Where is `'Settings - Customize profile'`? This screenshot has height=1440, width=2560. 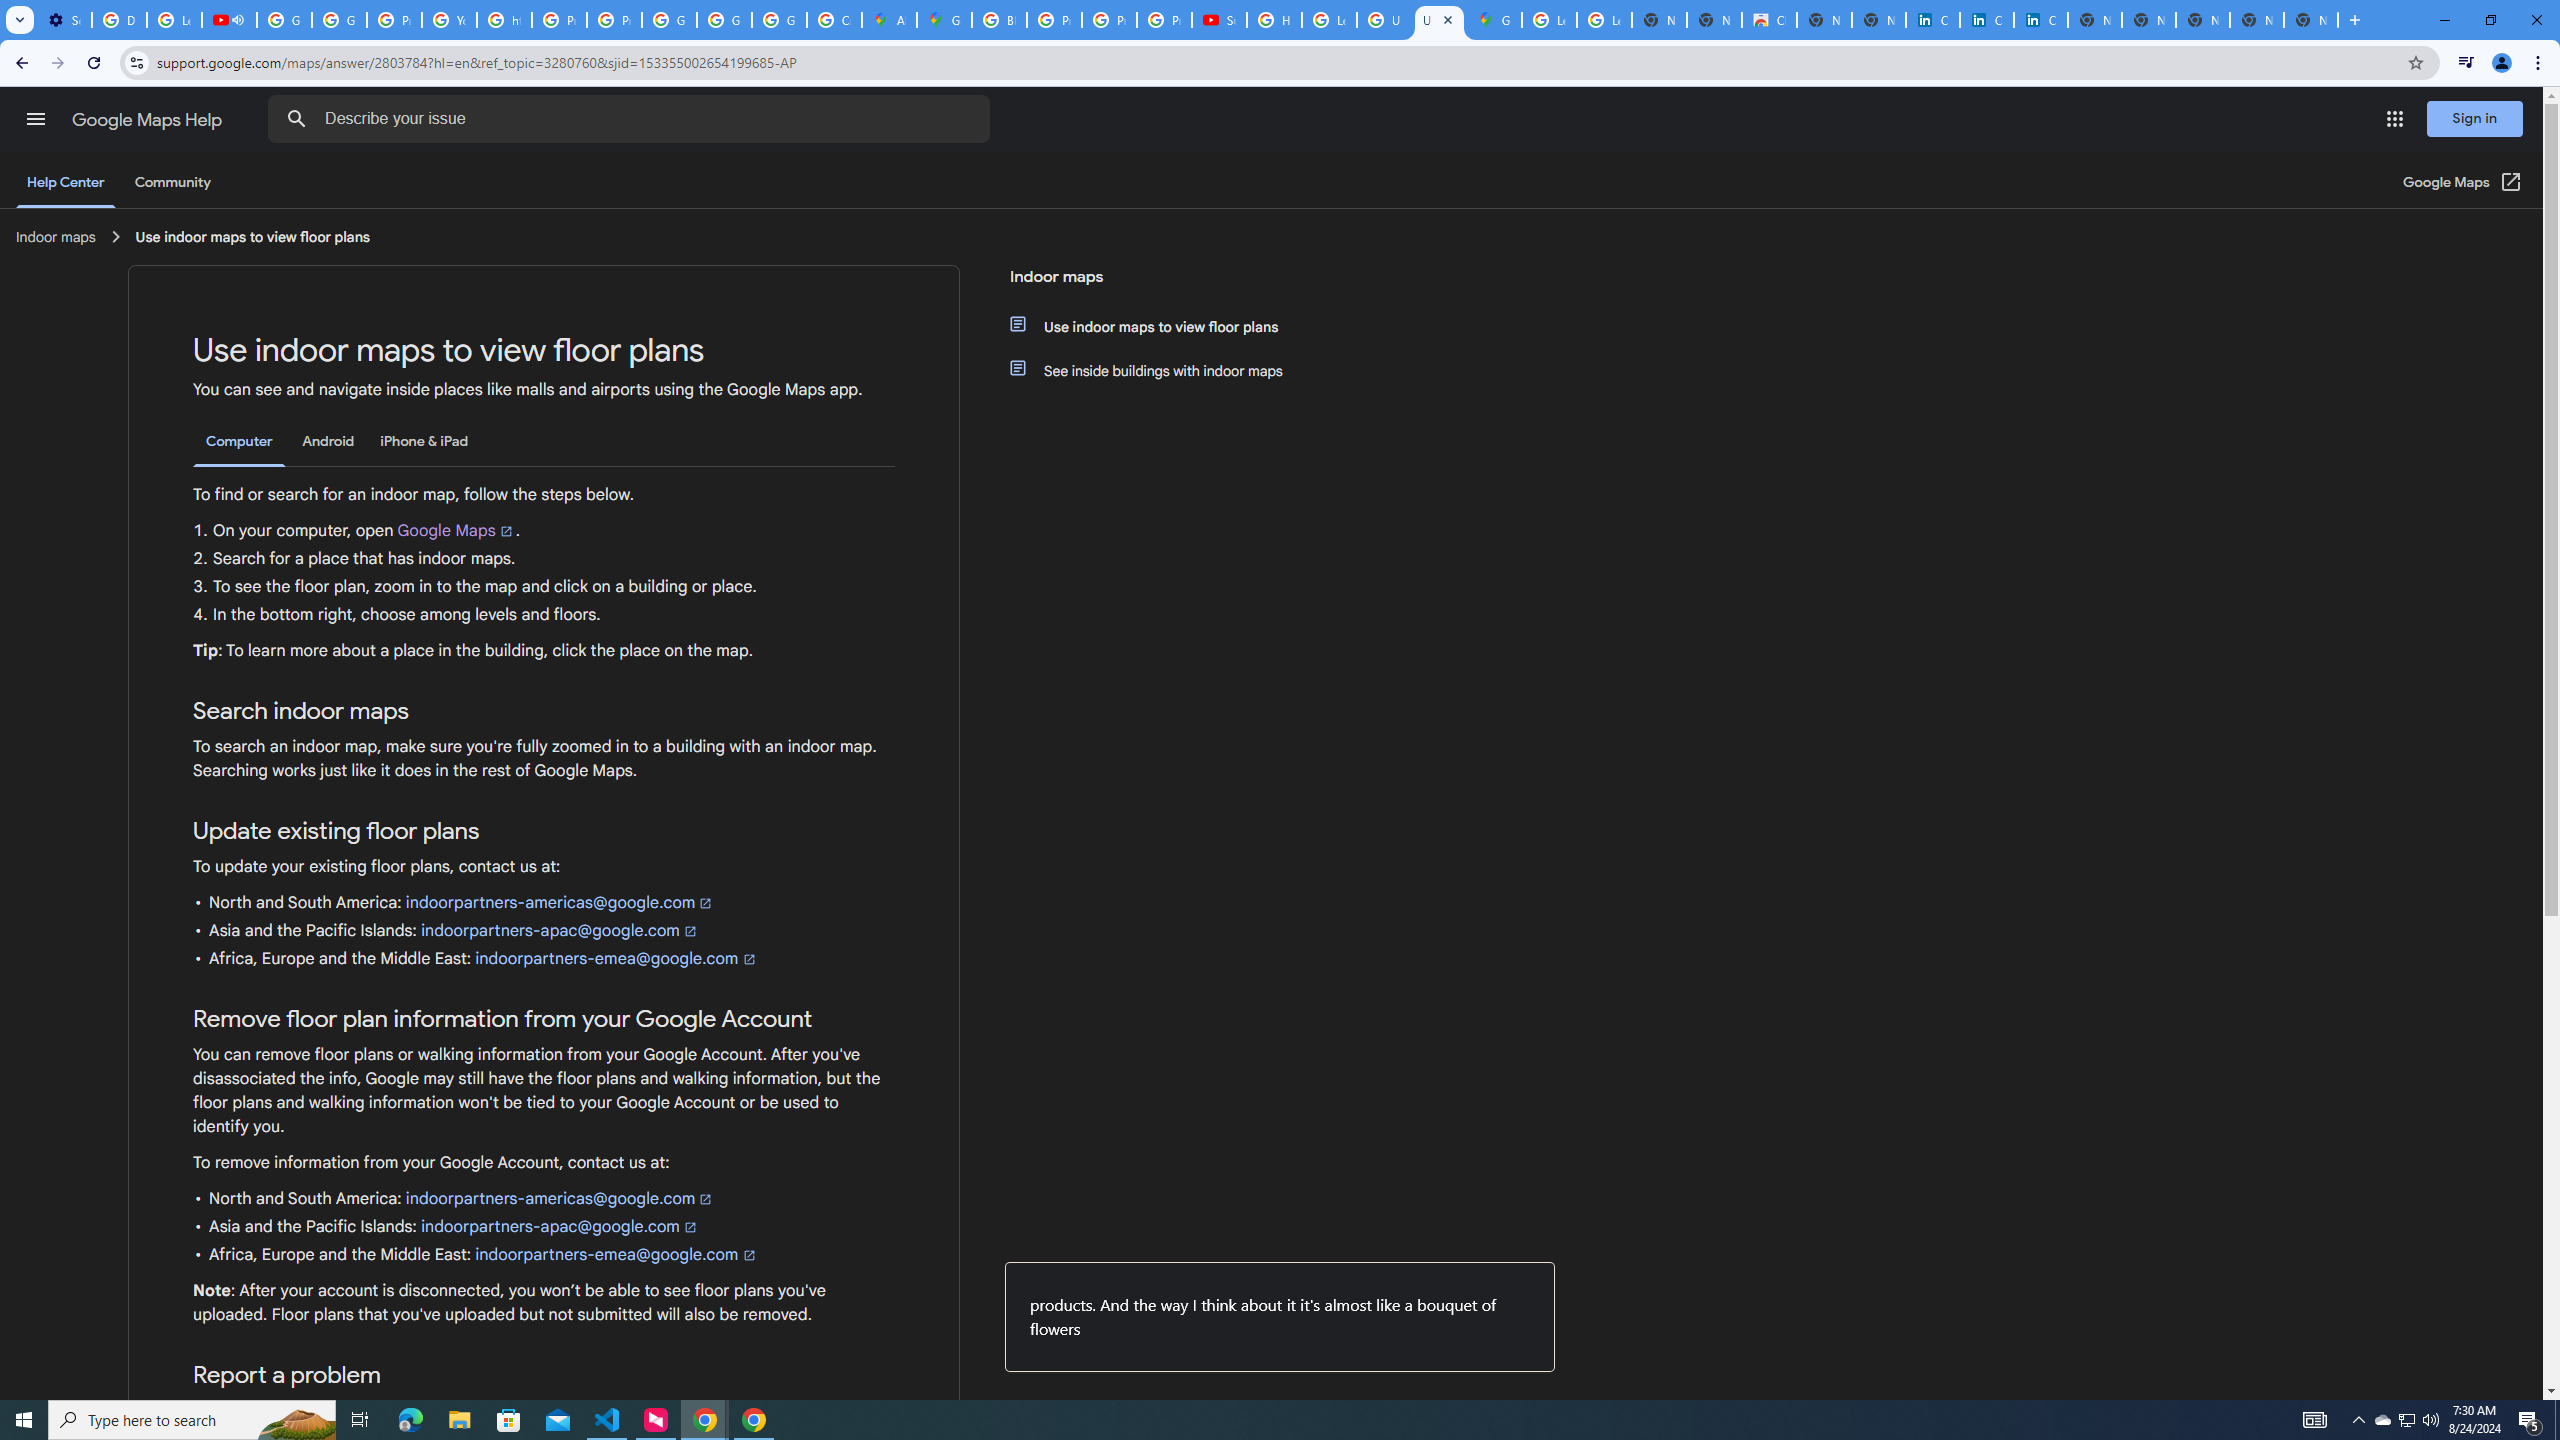 'Settings - Customize profile' is located at coordinates (64, 19).